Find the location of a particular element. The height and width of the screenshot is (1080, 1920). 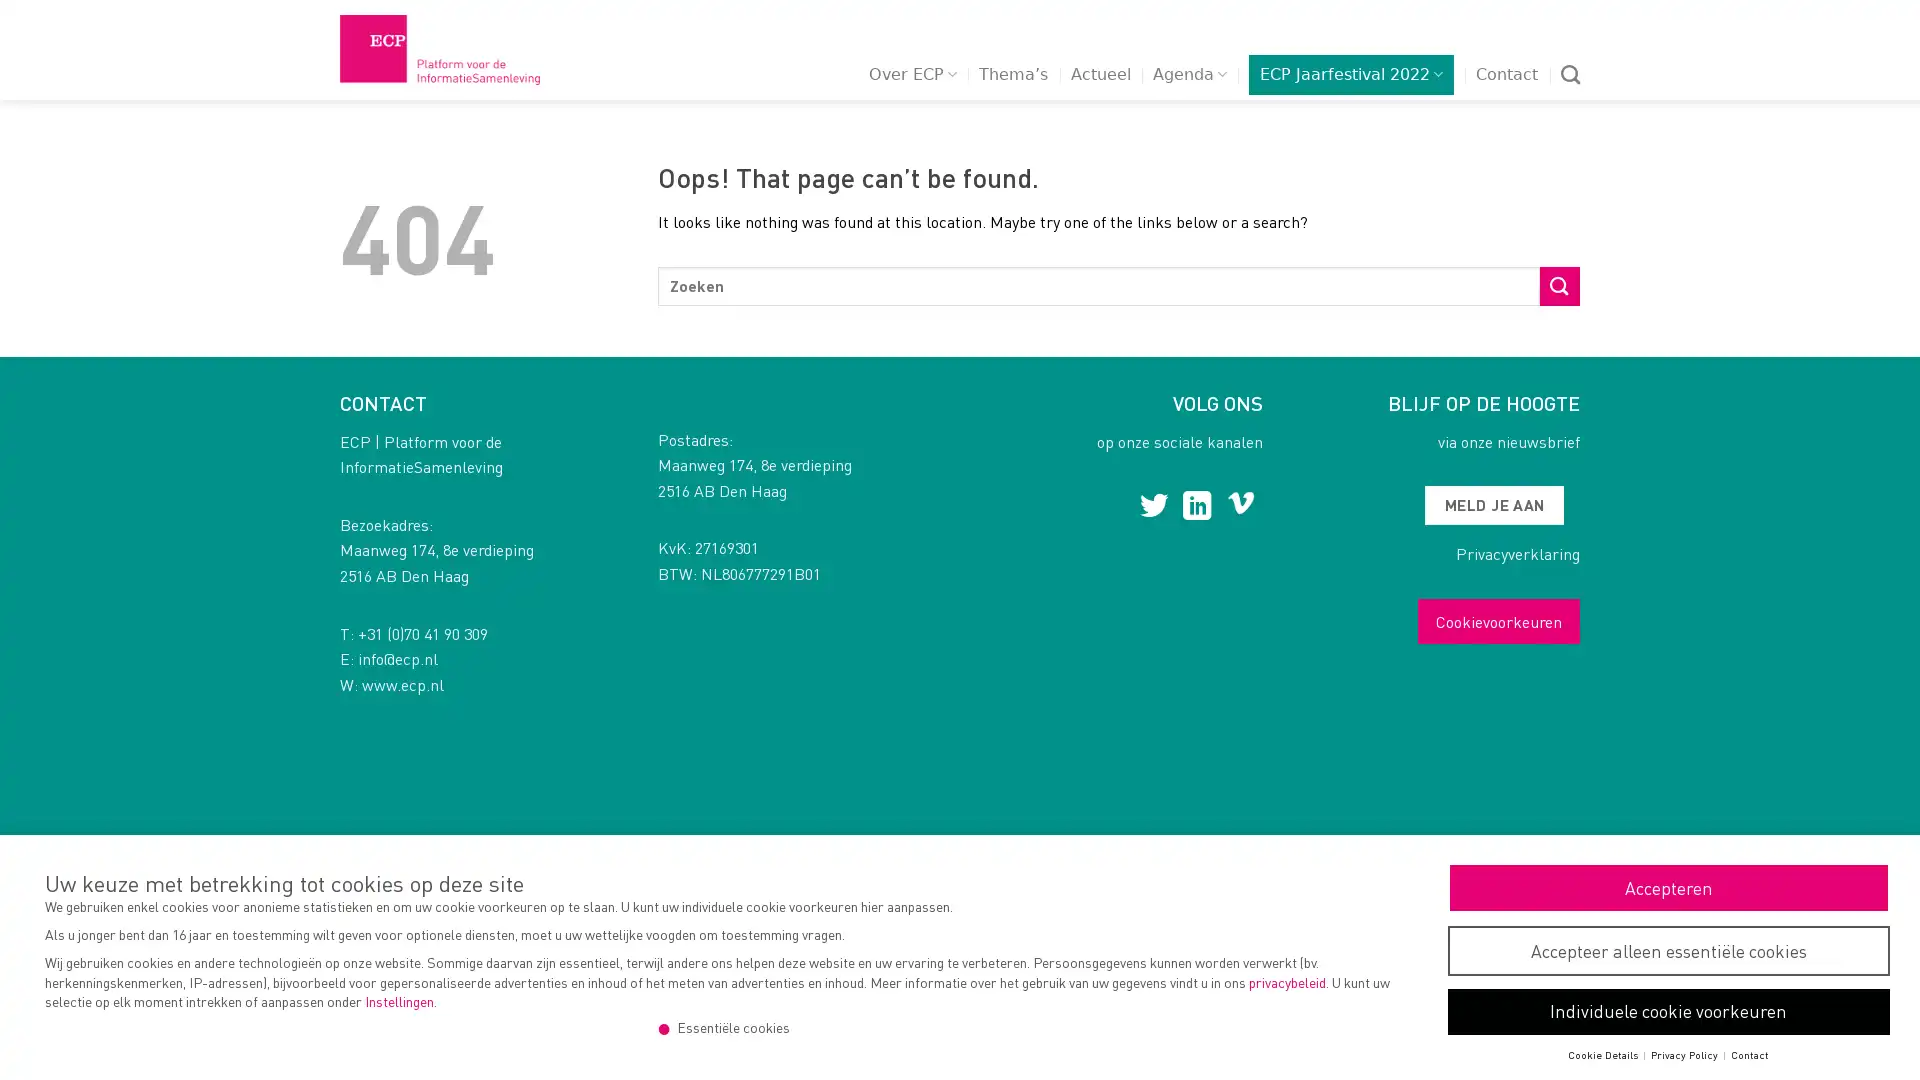

Submit is located at coordinates (1558, 285).